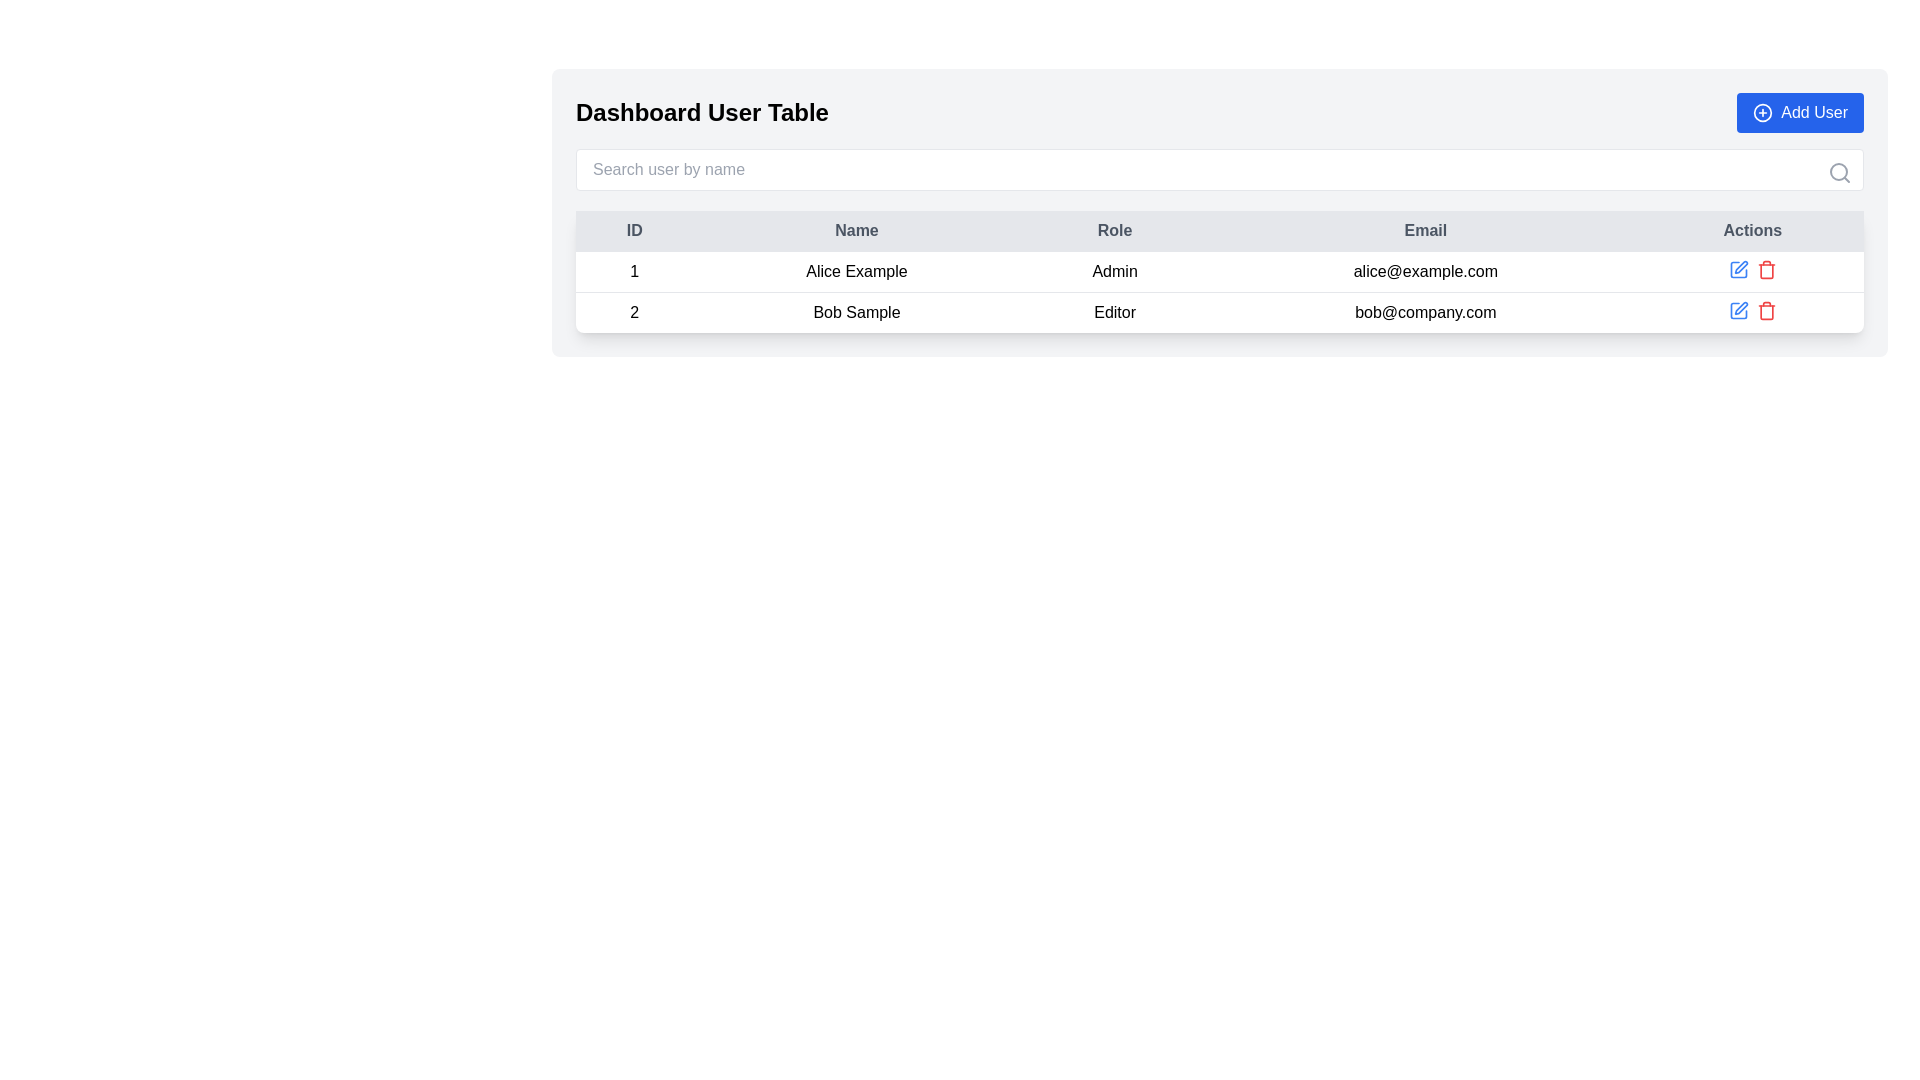  What do you see at coordinates (1800, 112) in the screenshot?
I see `the button used to add a new user to the system, located at the top-right corner next to 'Dashboard User Table', for keyboard navigation` at bounding box center [1800, 112].